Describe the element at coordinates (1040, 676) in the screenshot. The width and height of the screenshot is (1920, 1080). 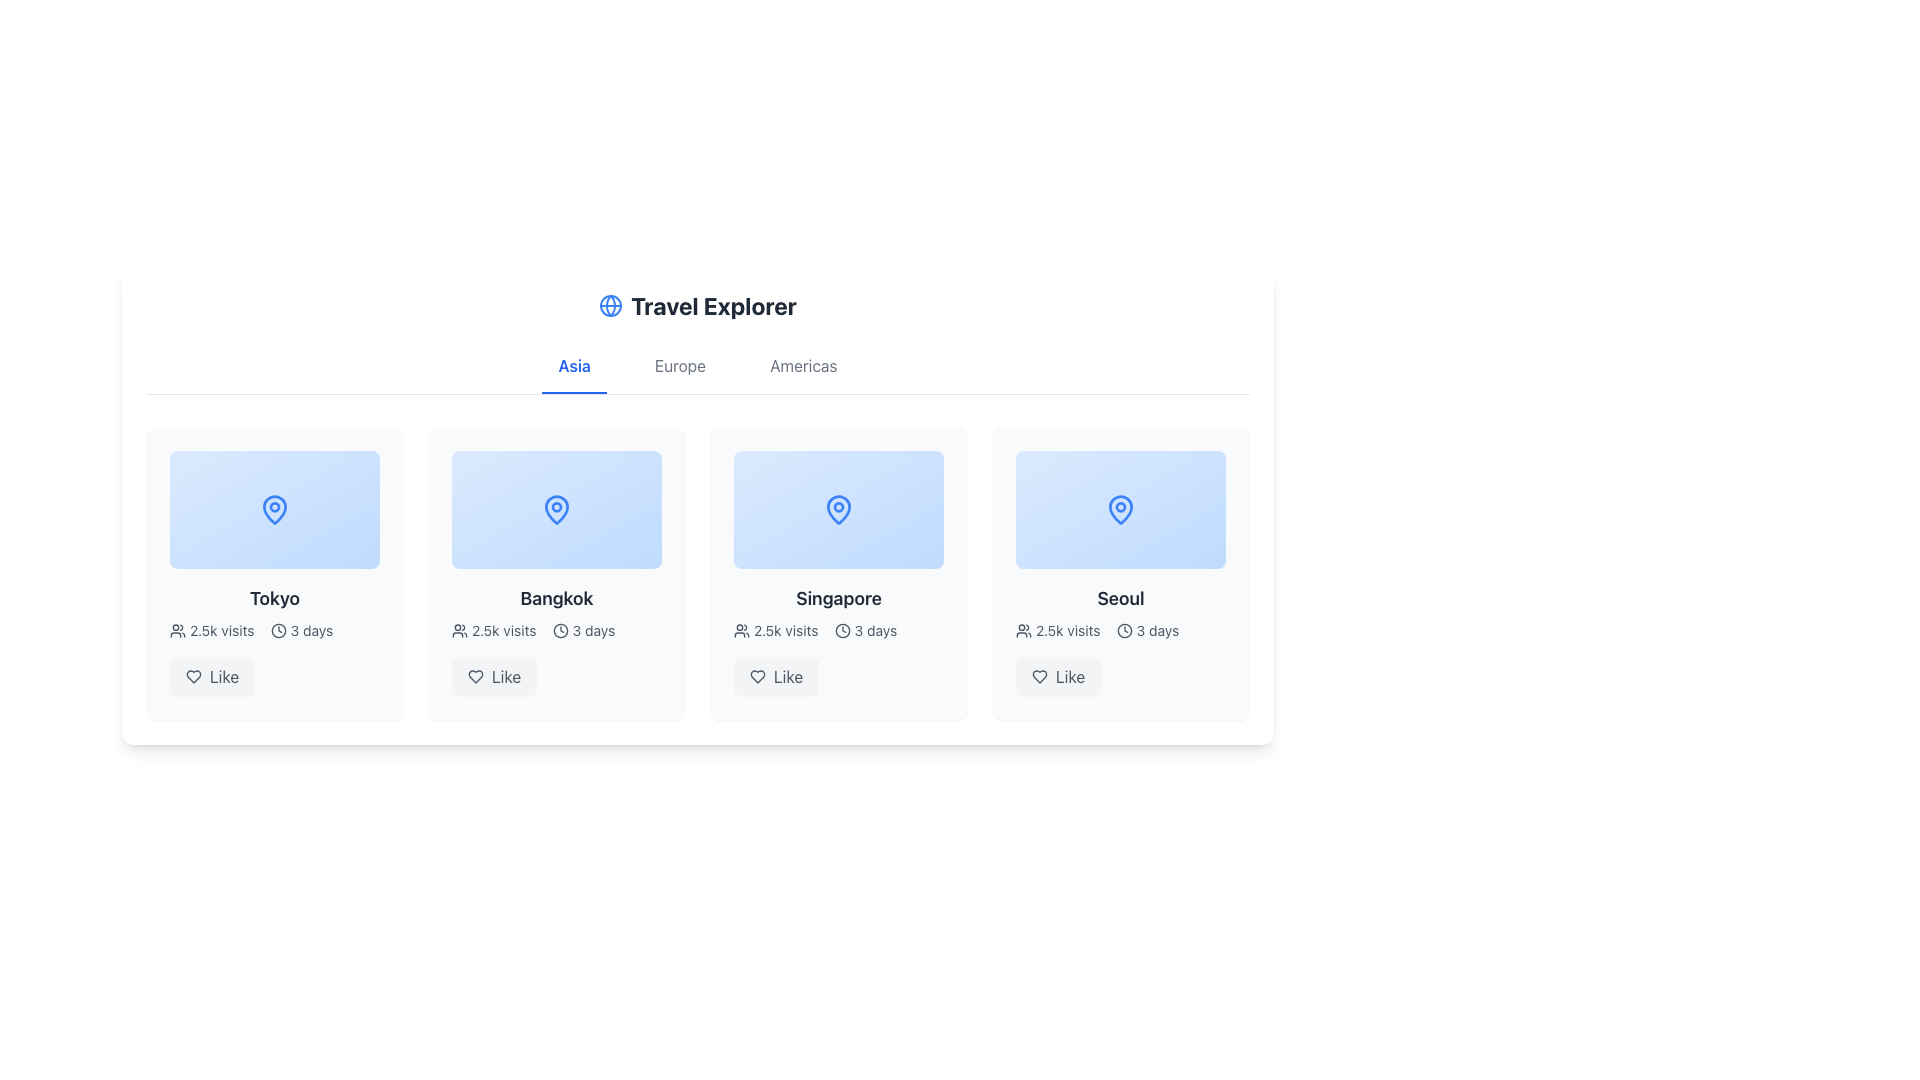
I see `the heart-shaped icon located at the bottom section of the 'Seoul' card to like the content` at that location.